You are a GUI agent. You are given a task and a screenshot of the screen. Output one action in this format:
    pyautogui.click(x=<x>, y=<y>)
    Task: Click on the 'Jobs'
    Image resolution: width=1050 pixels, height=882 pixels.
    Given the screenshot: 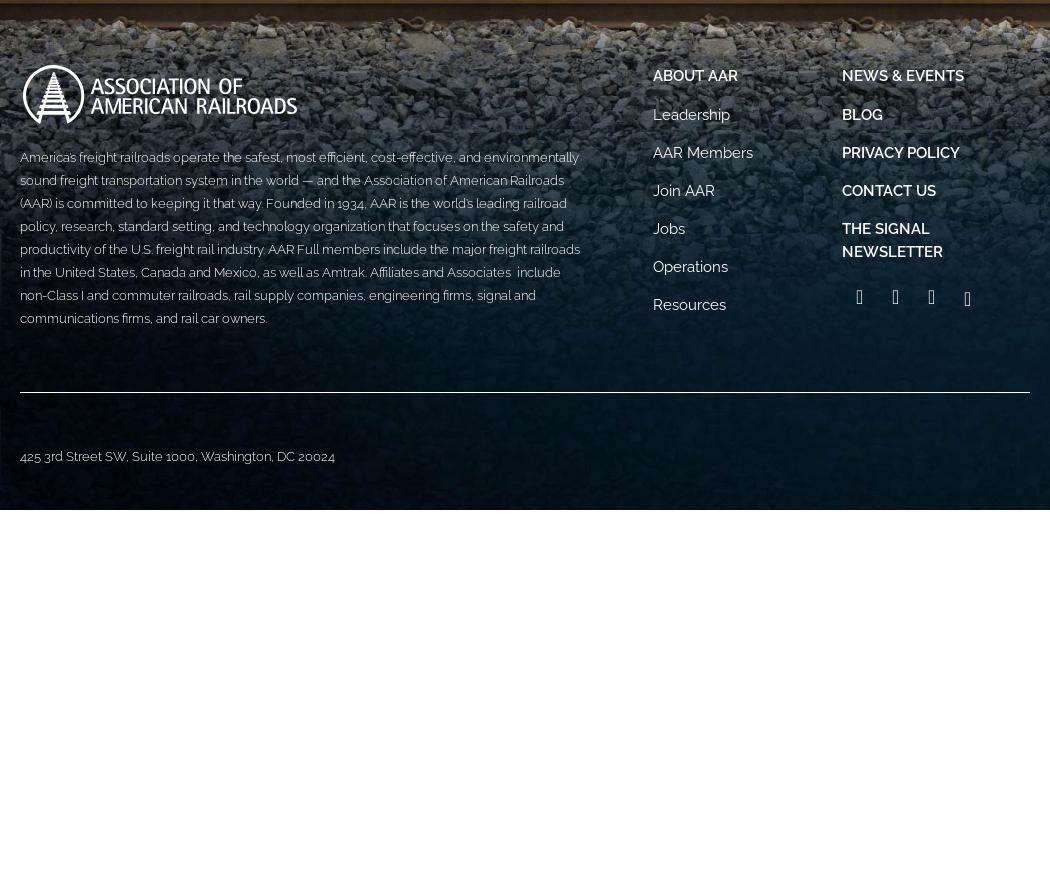 What is the action you would take?
    pyautogui.click(x=667, y=226)
    